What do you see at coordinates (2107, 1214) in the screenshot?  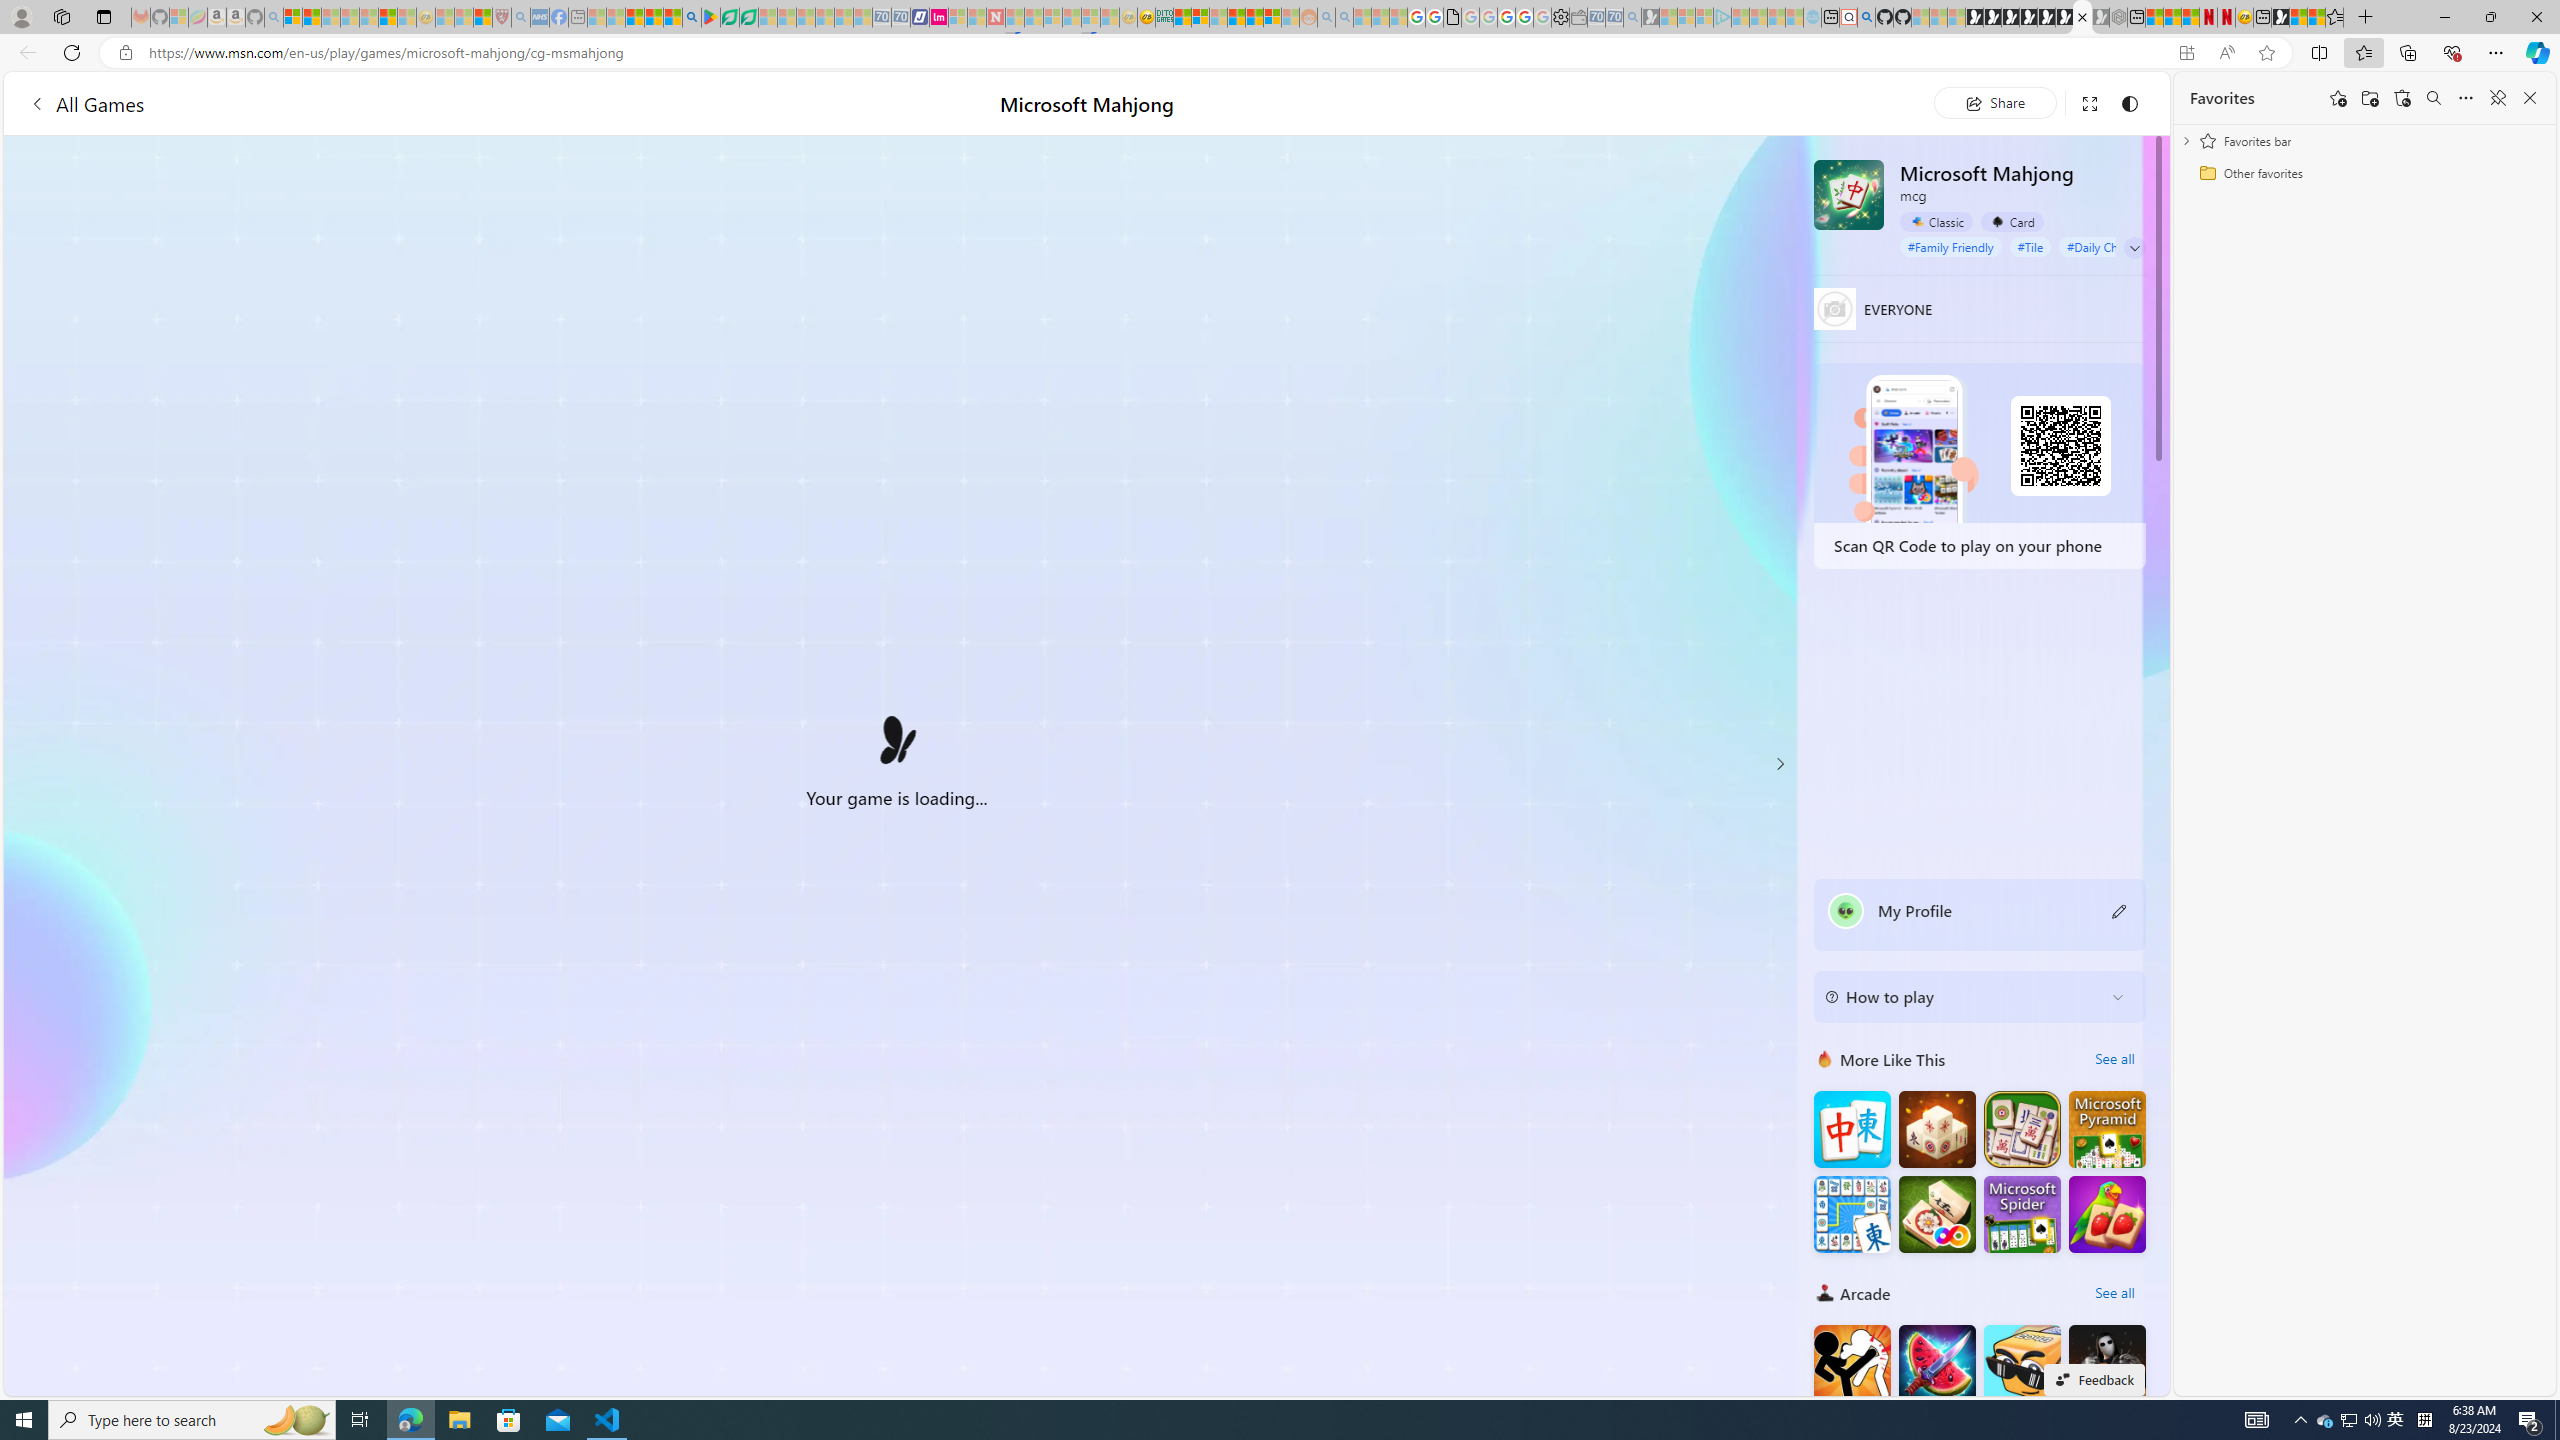 I see `'Solitaire Mahjong Juicy'` at bounding box center [2107, 1214].